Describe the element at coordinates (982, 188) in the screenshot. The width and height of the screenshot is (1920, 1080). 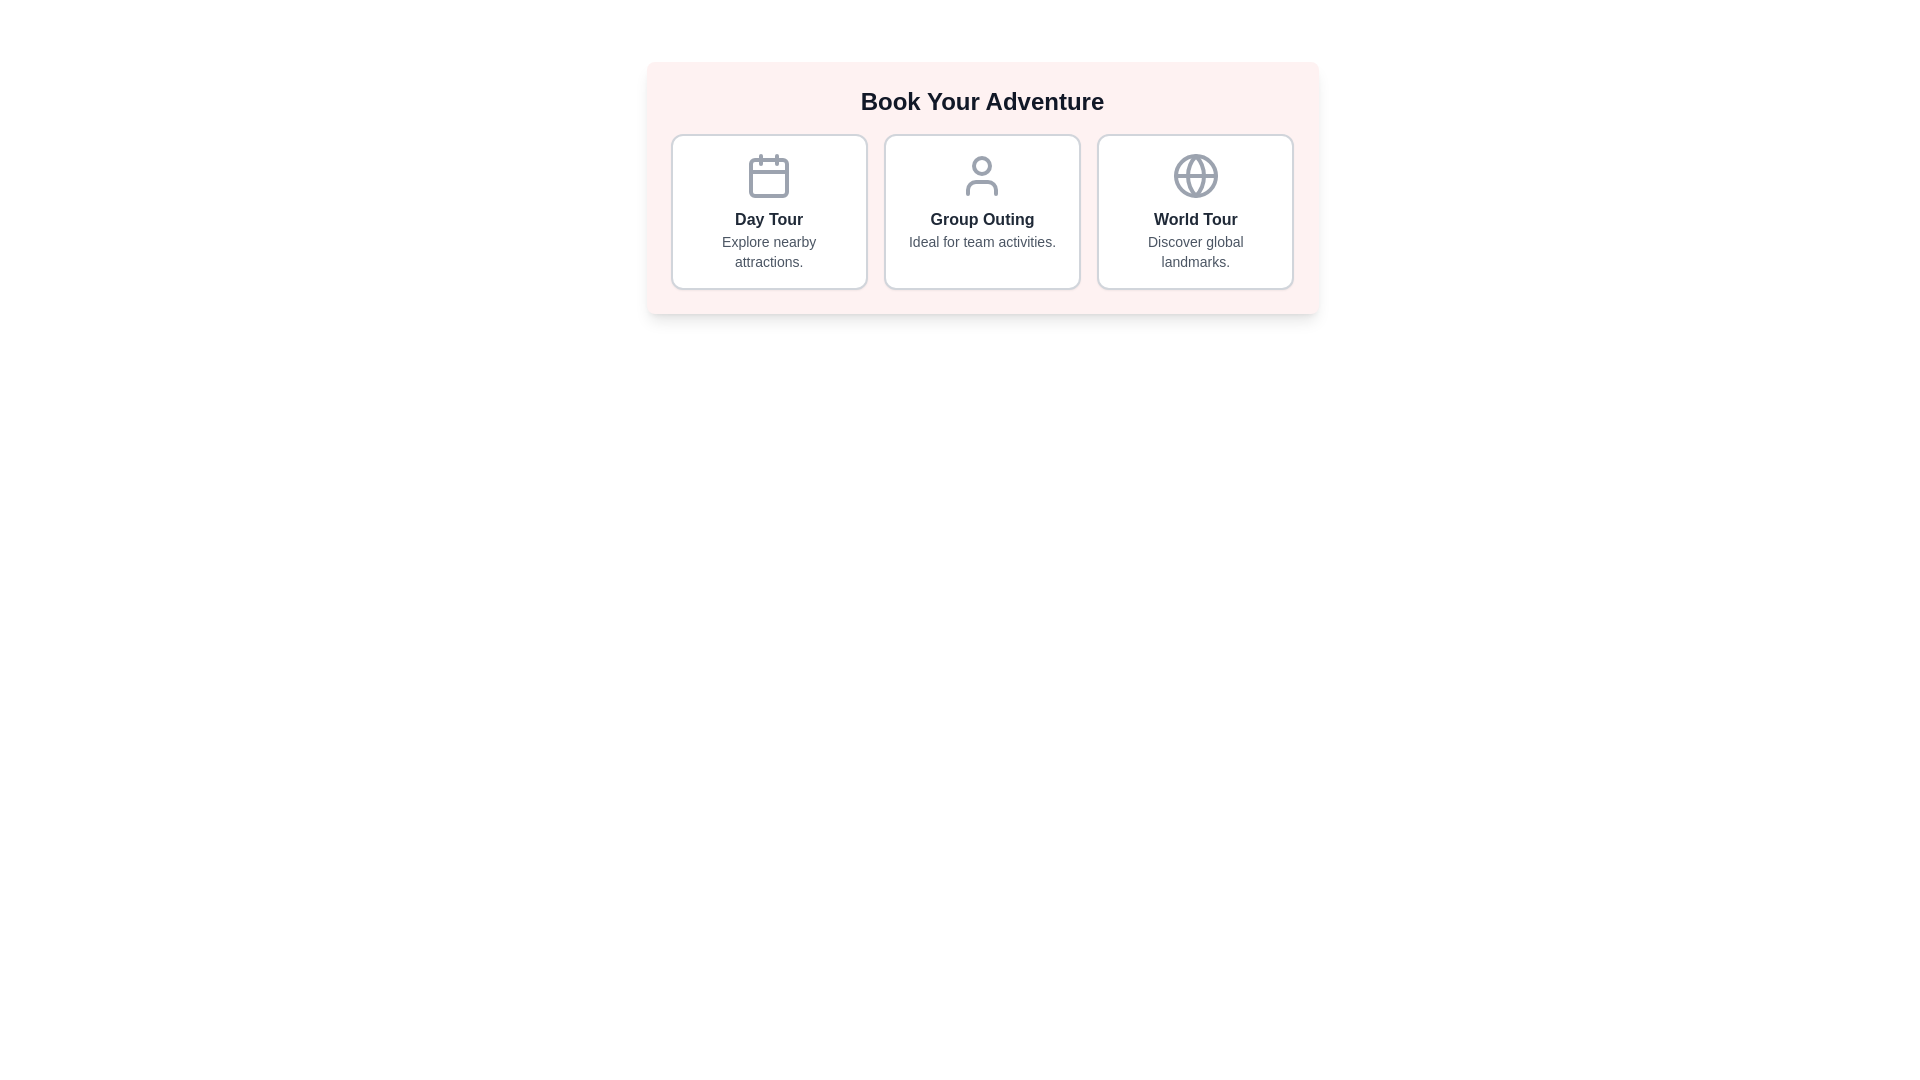
I see `the lower part of the icon representing a user in the 'Group Outing' theme` at that location.